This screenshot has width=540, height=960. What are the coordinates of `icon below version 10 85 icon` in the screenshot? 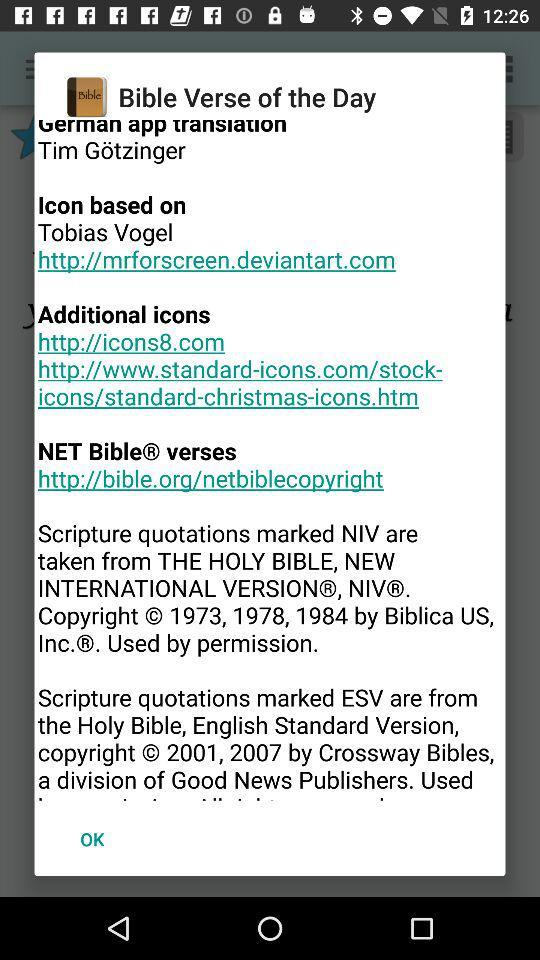 It's located at (91, 839).